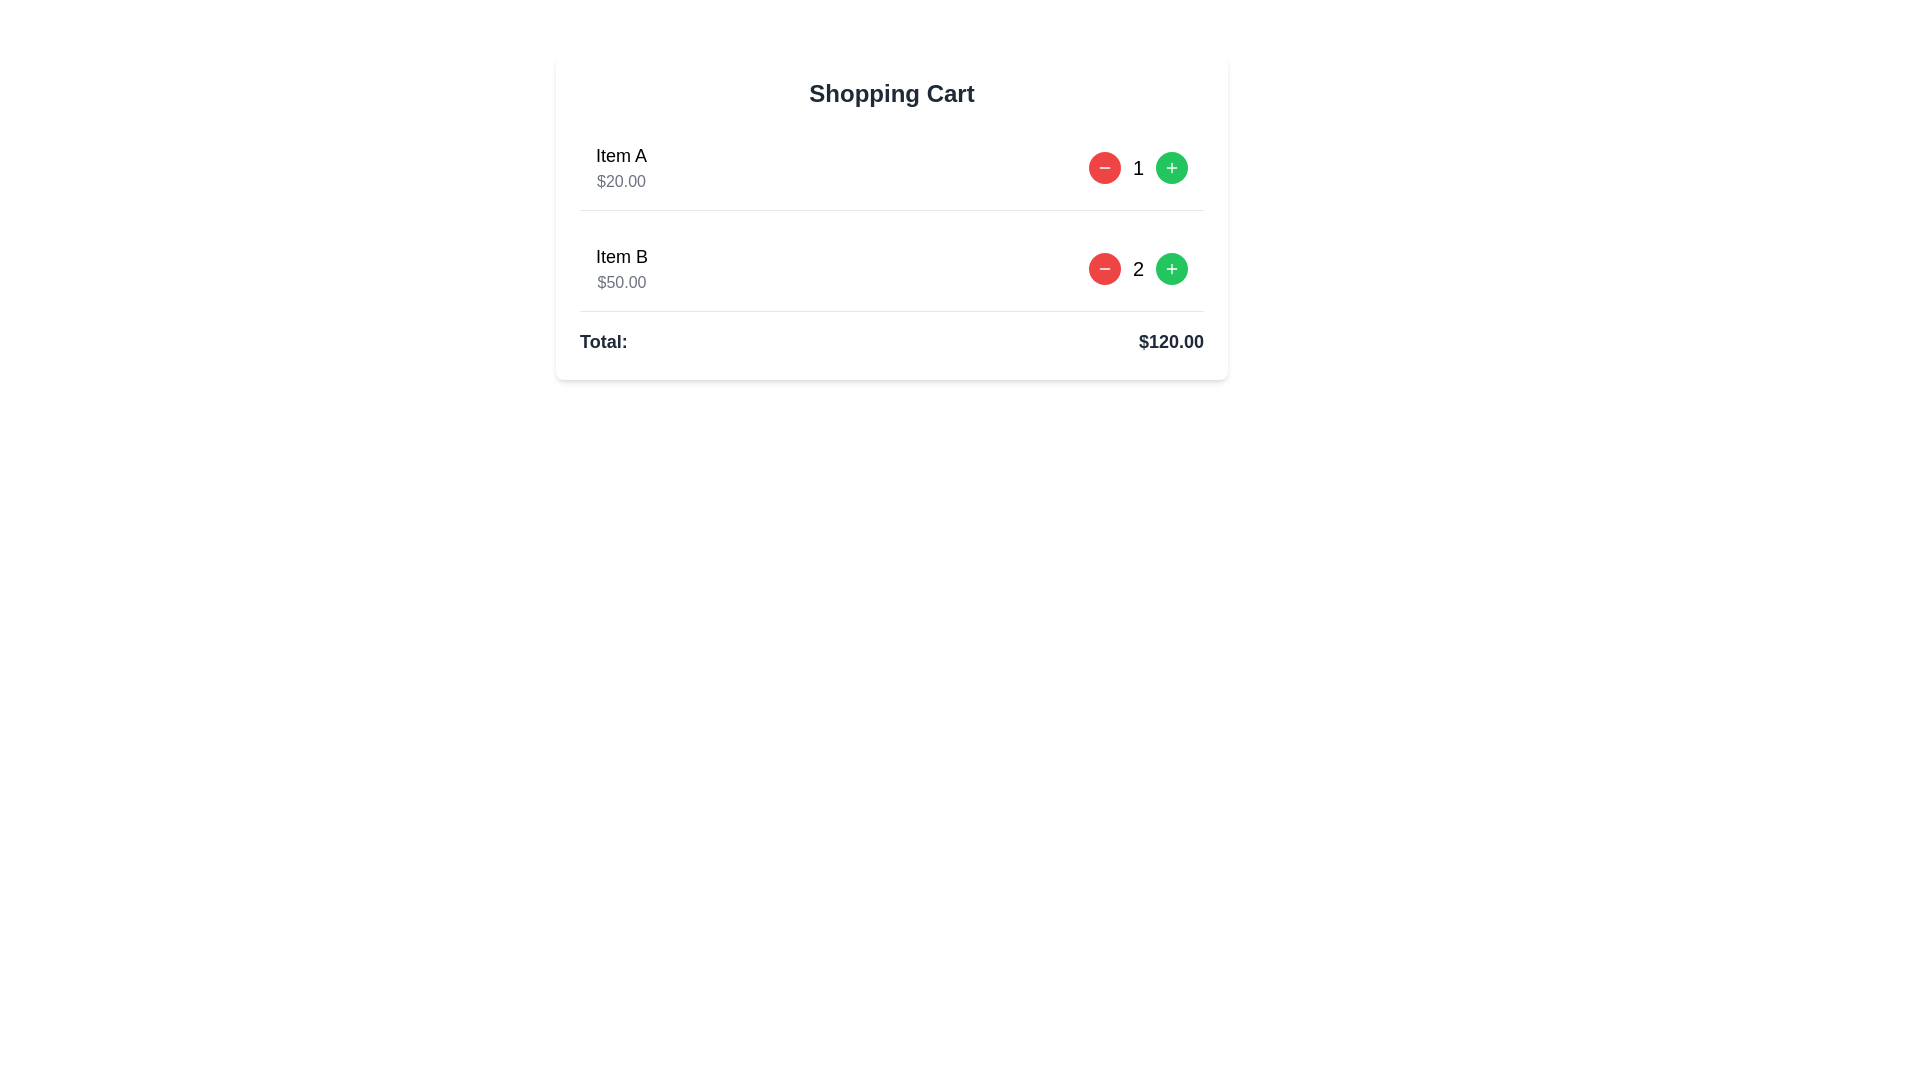 This screenshot has width=1920, height=1080. I want to click on the text display showing the number '2' to trigger a tooltip or highlight effect, so click(1138, 268).